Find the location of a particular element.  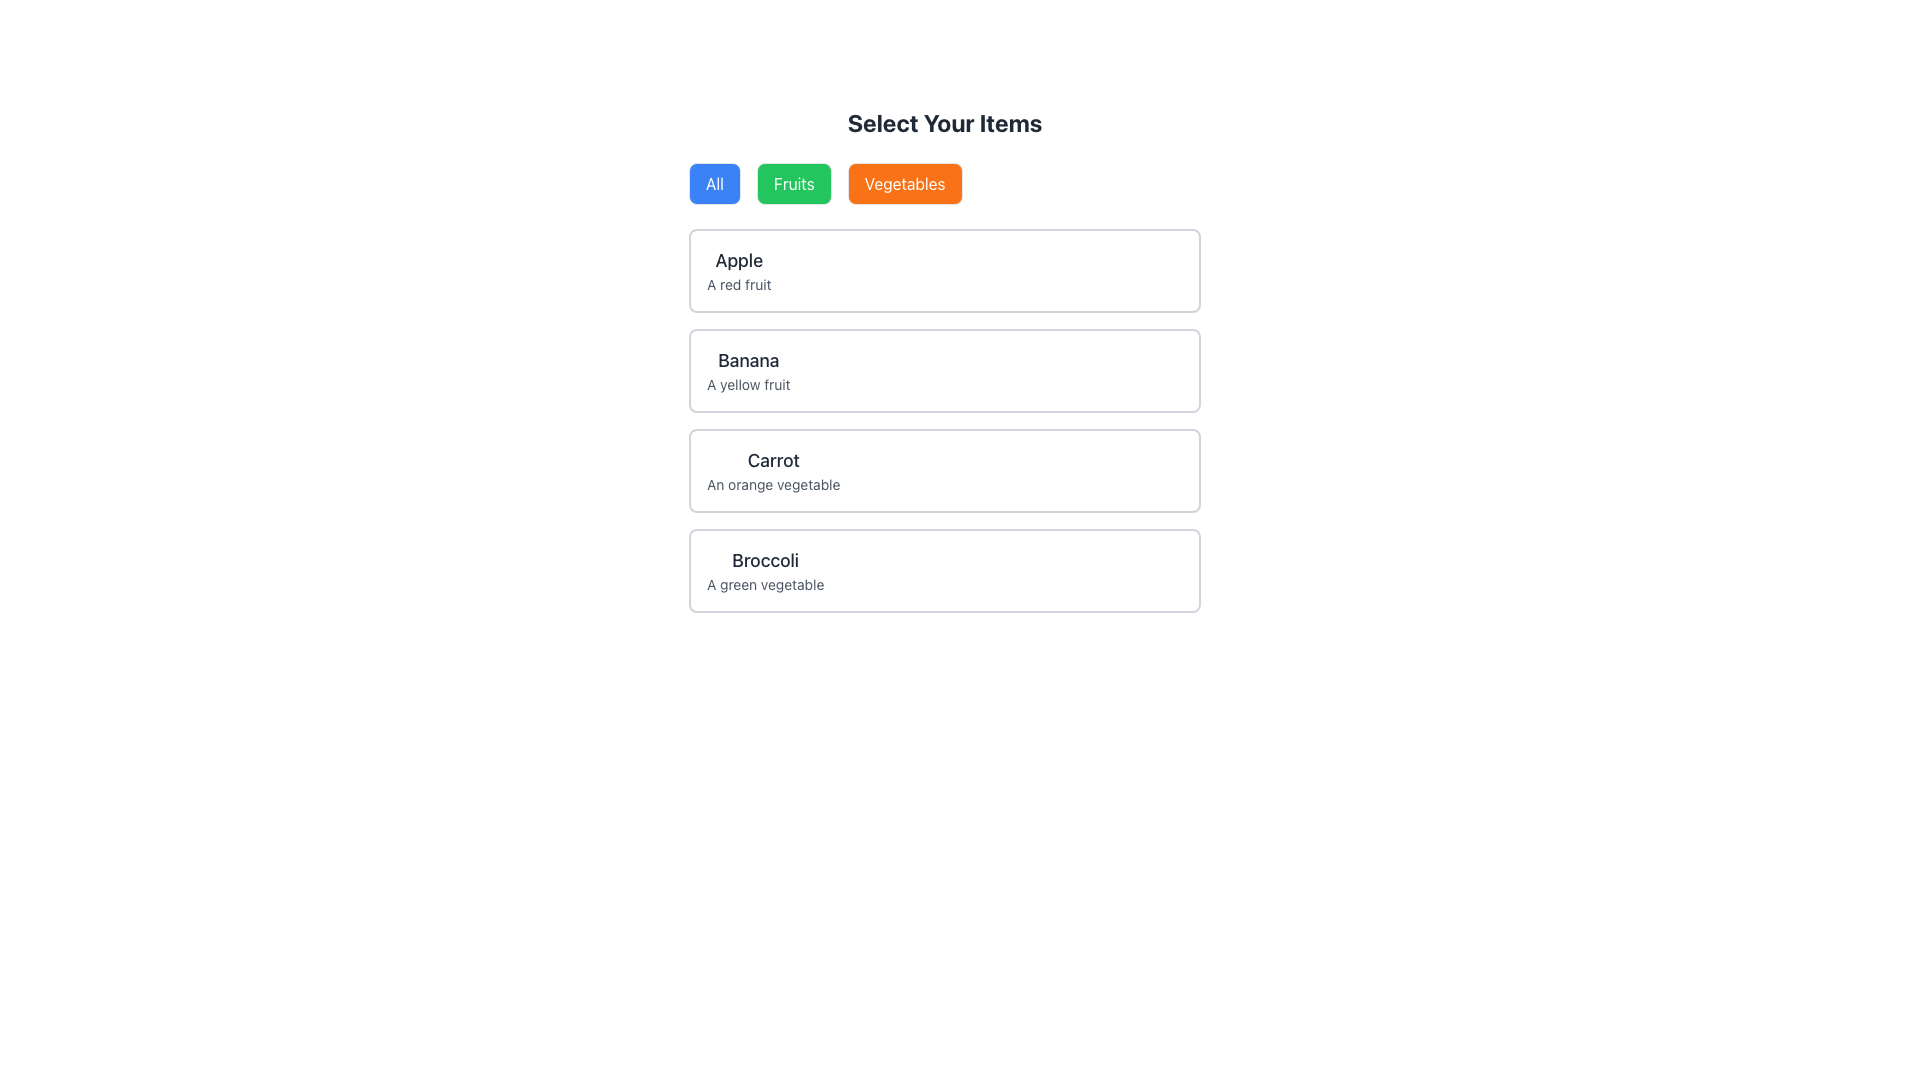

the descriptive text label for 'Broccoli', which is positioned below the title in the vertical list of containers is located at coordinates (764, 585).